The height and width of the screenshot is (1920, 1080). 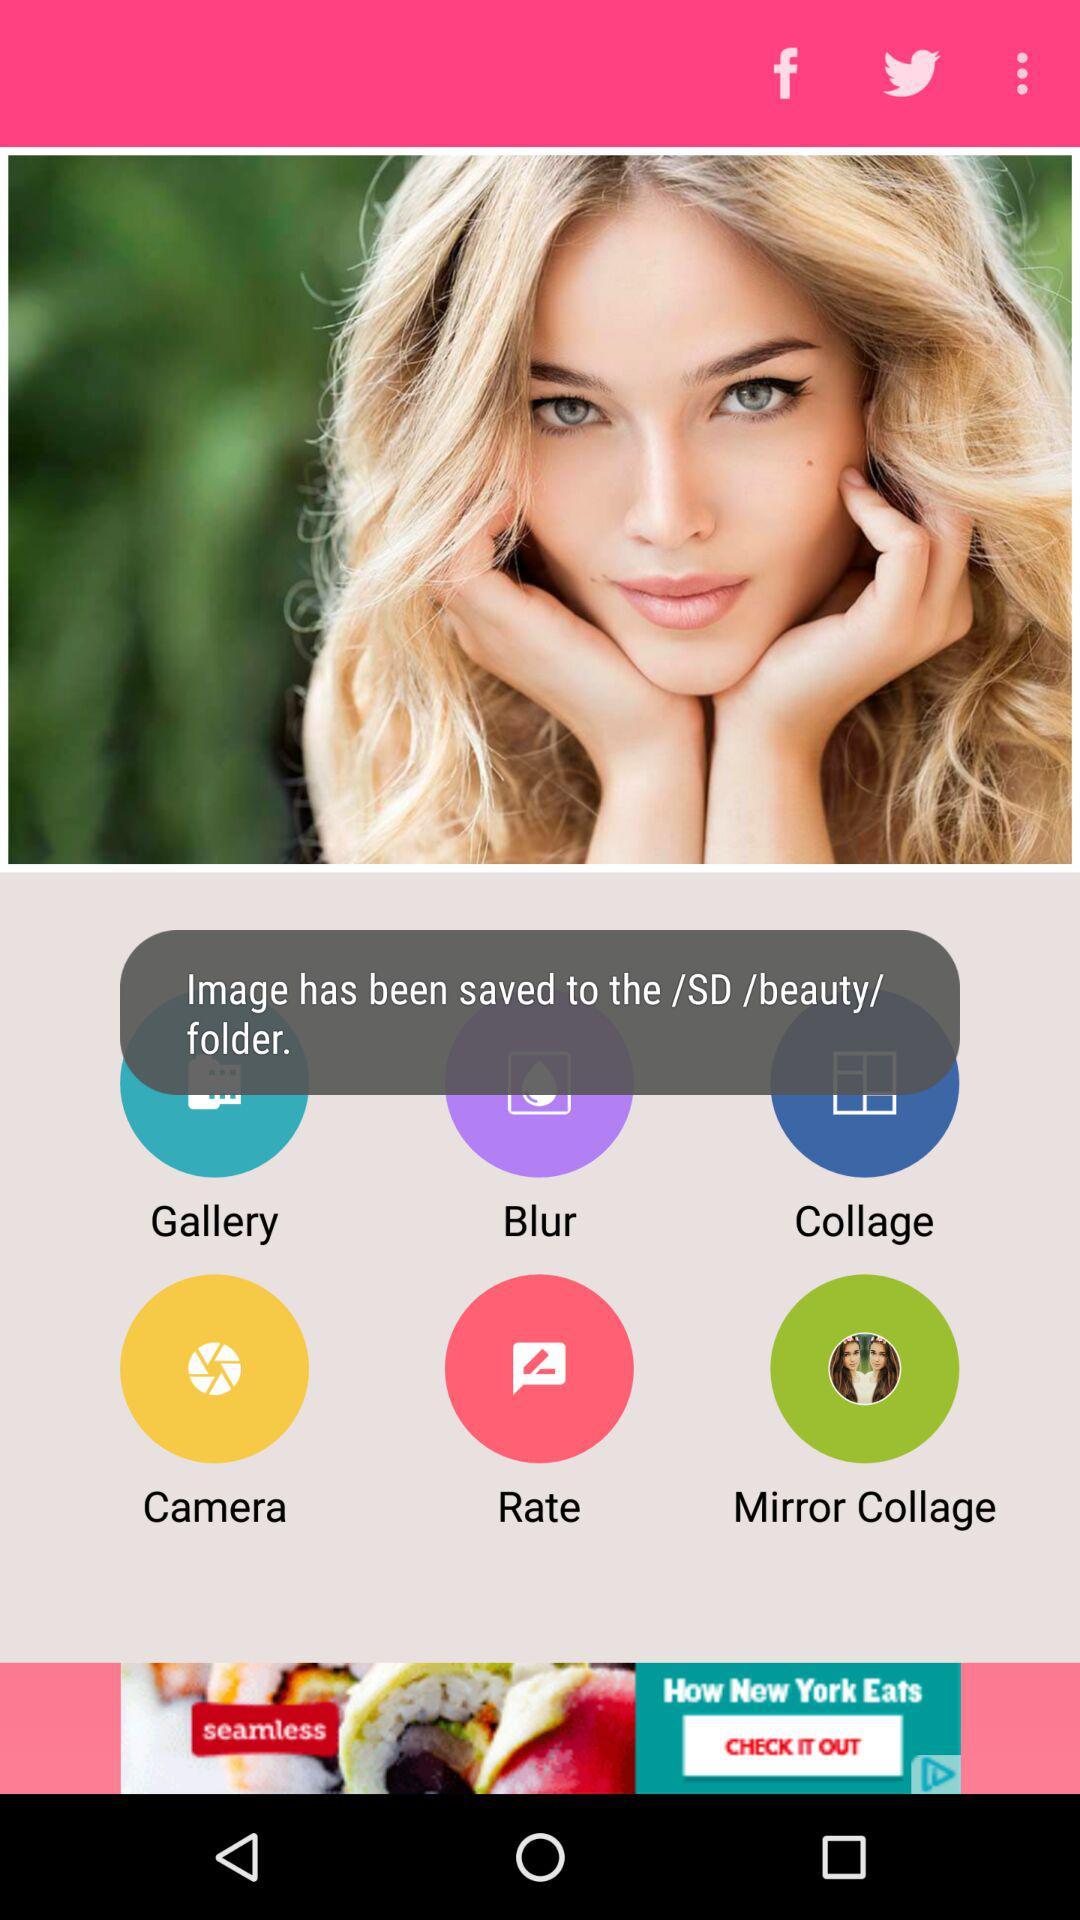 What do you see at coordinates (538, 1367) in the screenshot?
I see `rating` at bounding box center [538, 1367].